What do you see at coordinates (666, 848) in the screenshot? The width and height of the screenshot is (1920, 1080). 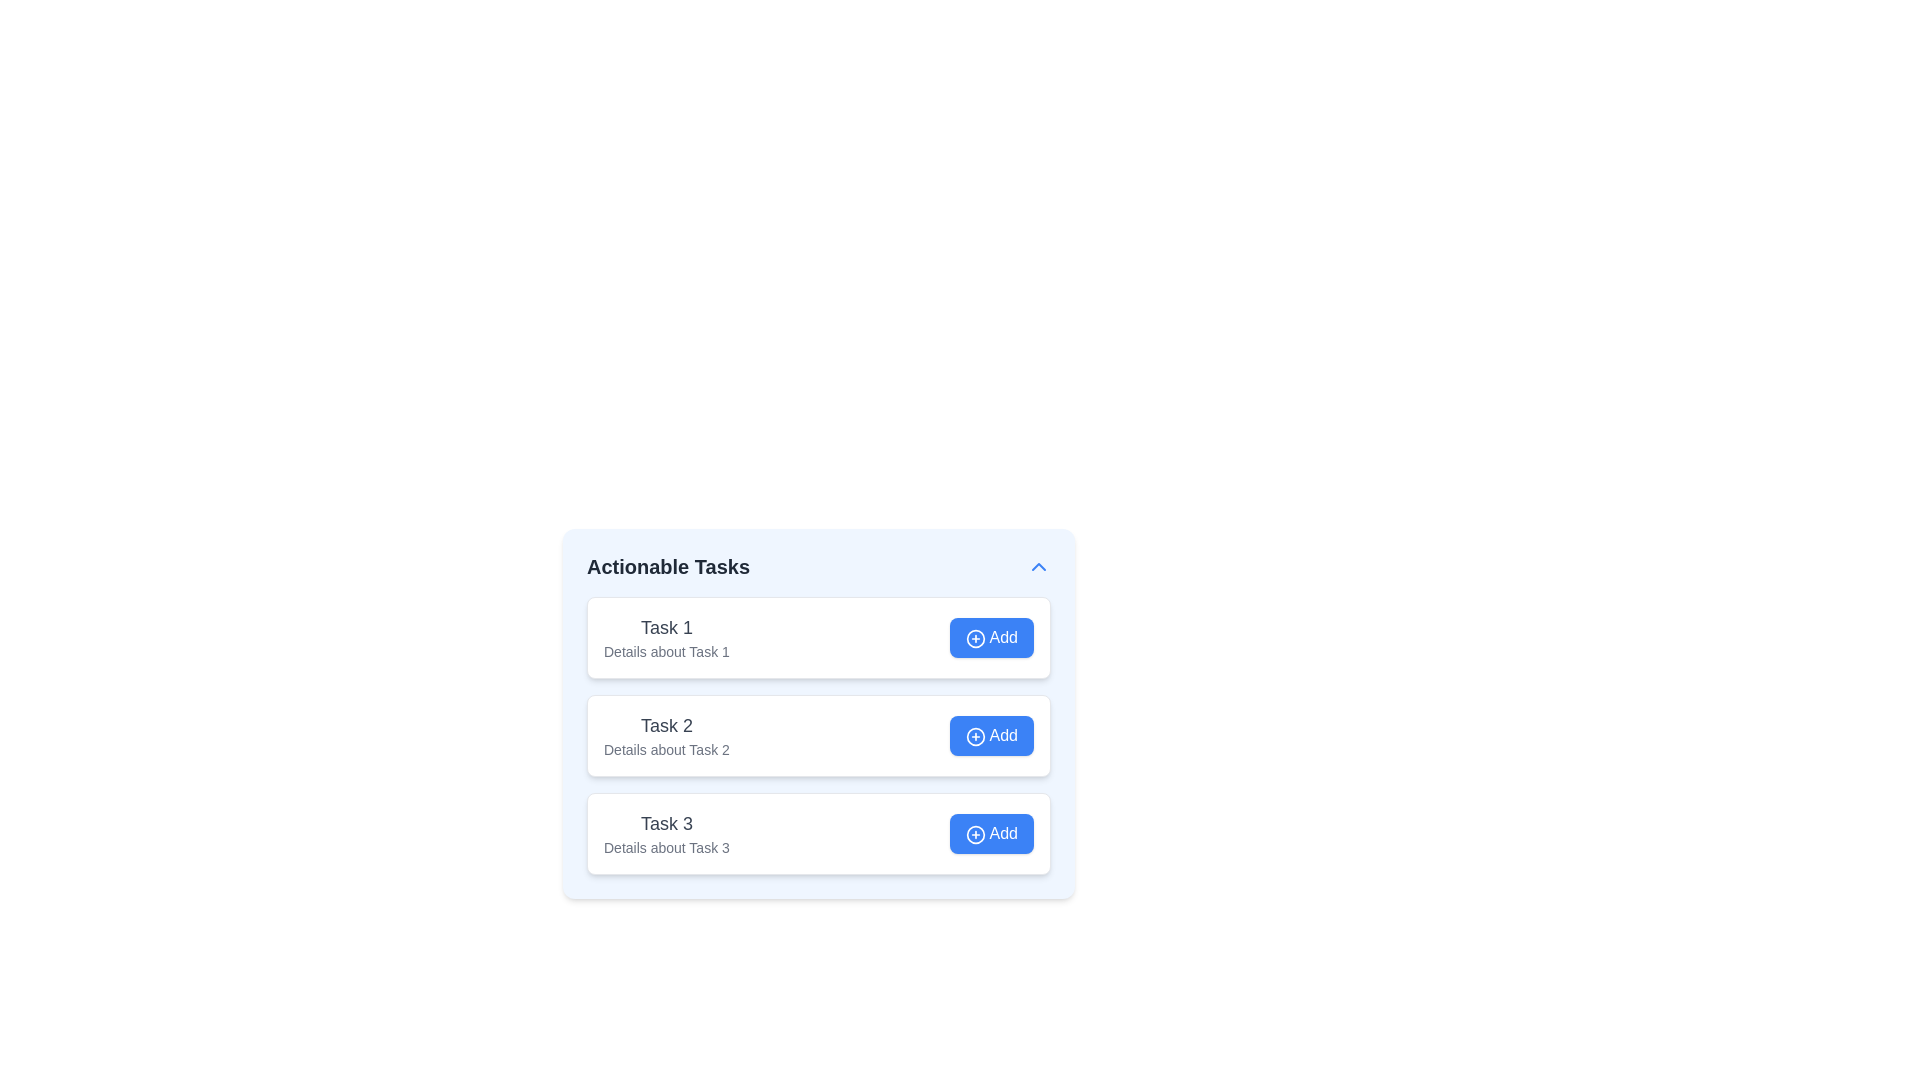 I see `the text label that displays 'Details about Task 3' located within the 'Actionable Tasks' panel, positioned below the title 'Task 3'` at bounding box center [666, 848].